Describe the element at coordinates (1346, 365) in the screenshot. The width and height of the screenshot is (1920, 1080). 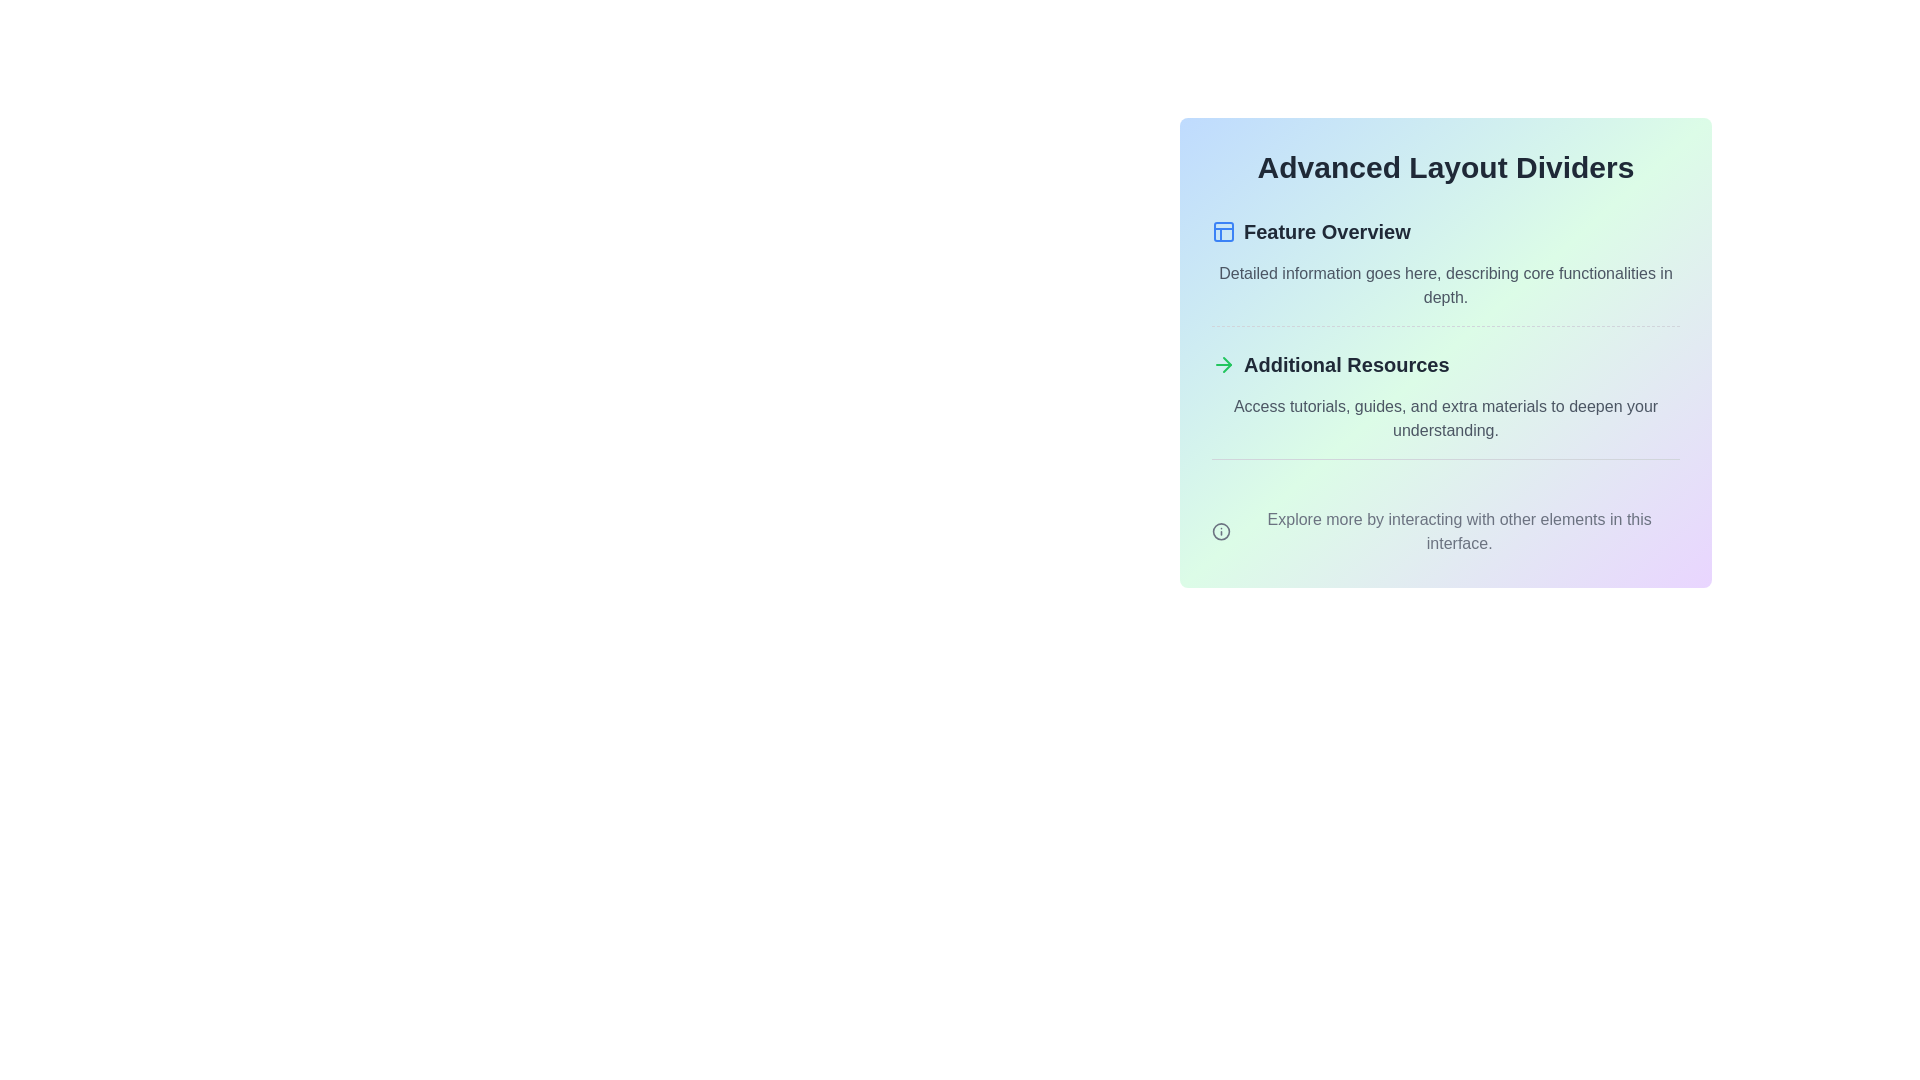
I see `the 'Additional Resources' text label, which is displayed in a large, bold, gray-colored font, located near the upper-center section of the interface` at that location.